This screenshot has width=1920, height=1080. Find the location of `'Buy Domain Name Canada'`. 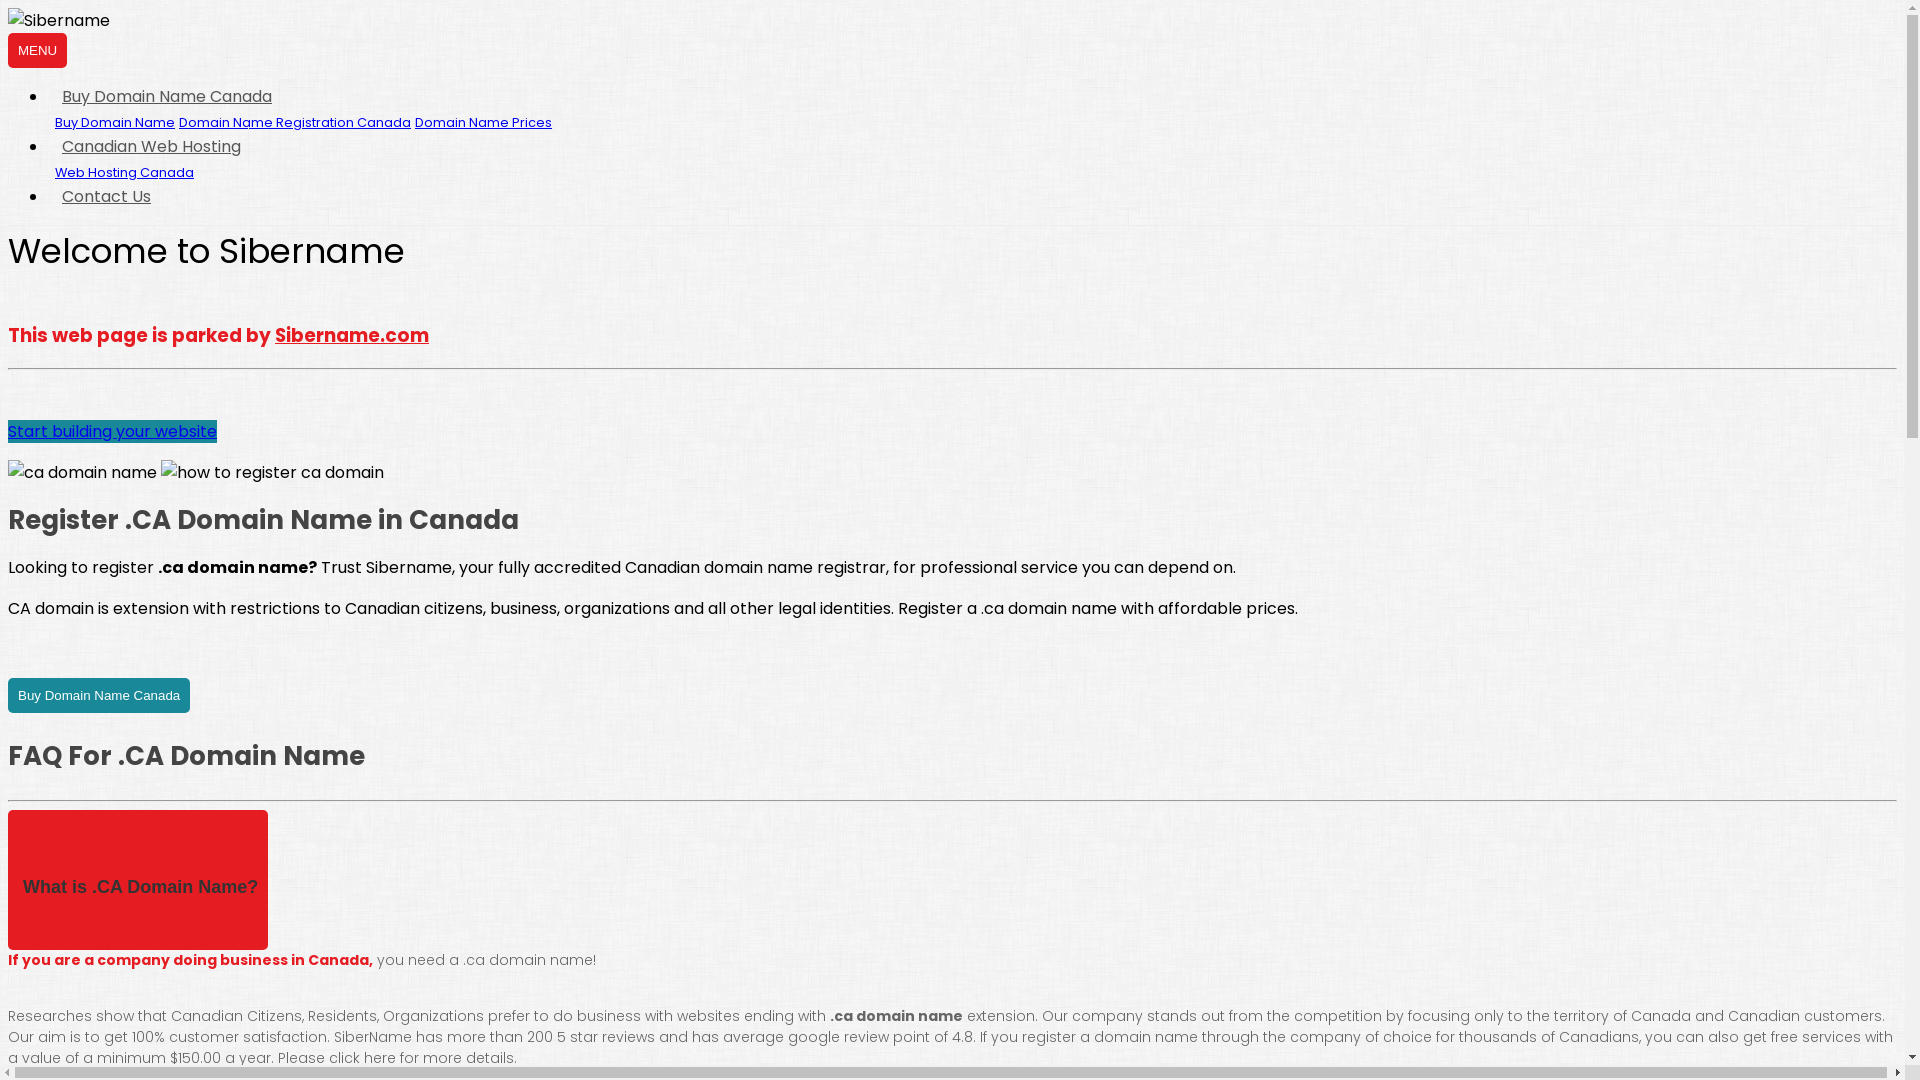

'Buy Domain Name Canada' is located at coordinates (167, 96).